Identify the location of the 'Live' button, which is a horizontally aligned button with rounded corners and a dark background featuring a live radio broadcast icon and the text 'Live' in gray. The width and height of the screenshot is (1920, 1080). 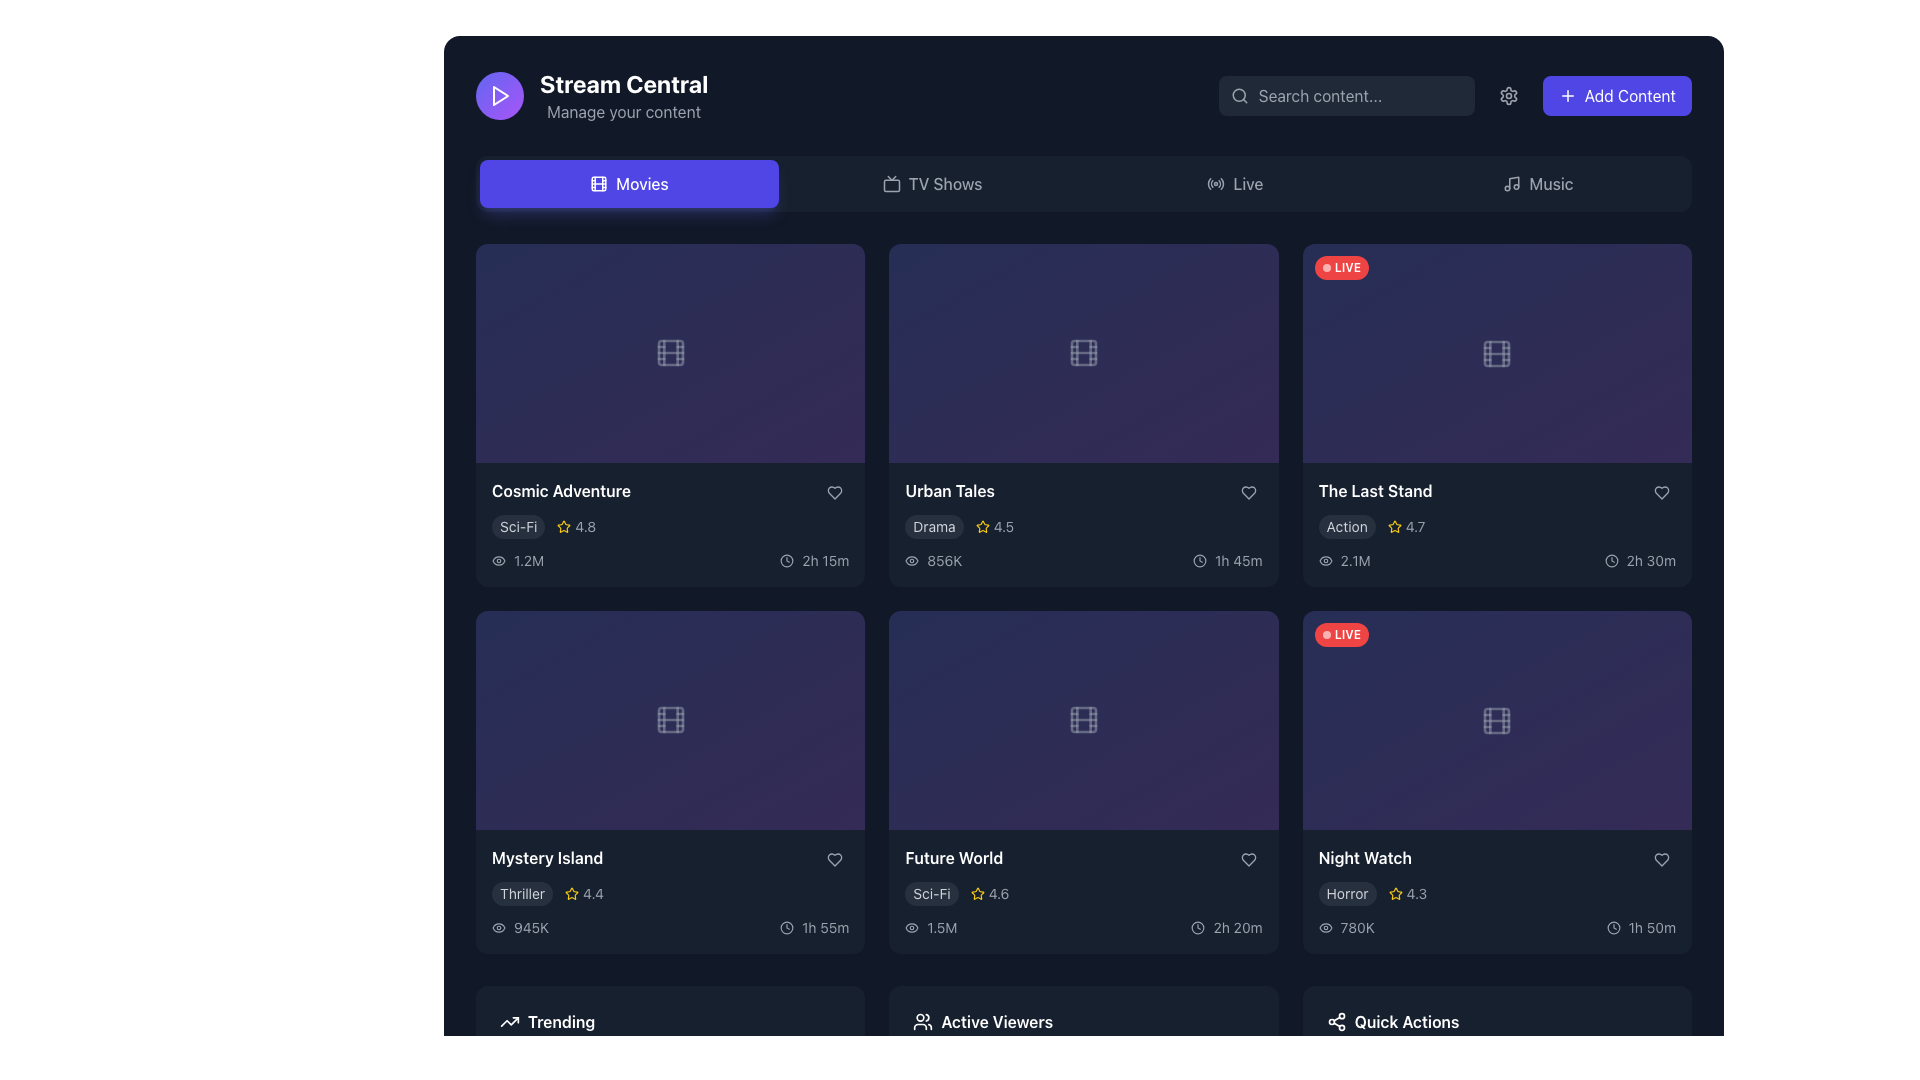
(1234, 184).